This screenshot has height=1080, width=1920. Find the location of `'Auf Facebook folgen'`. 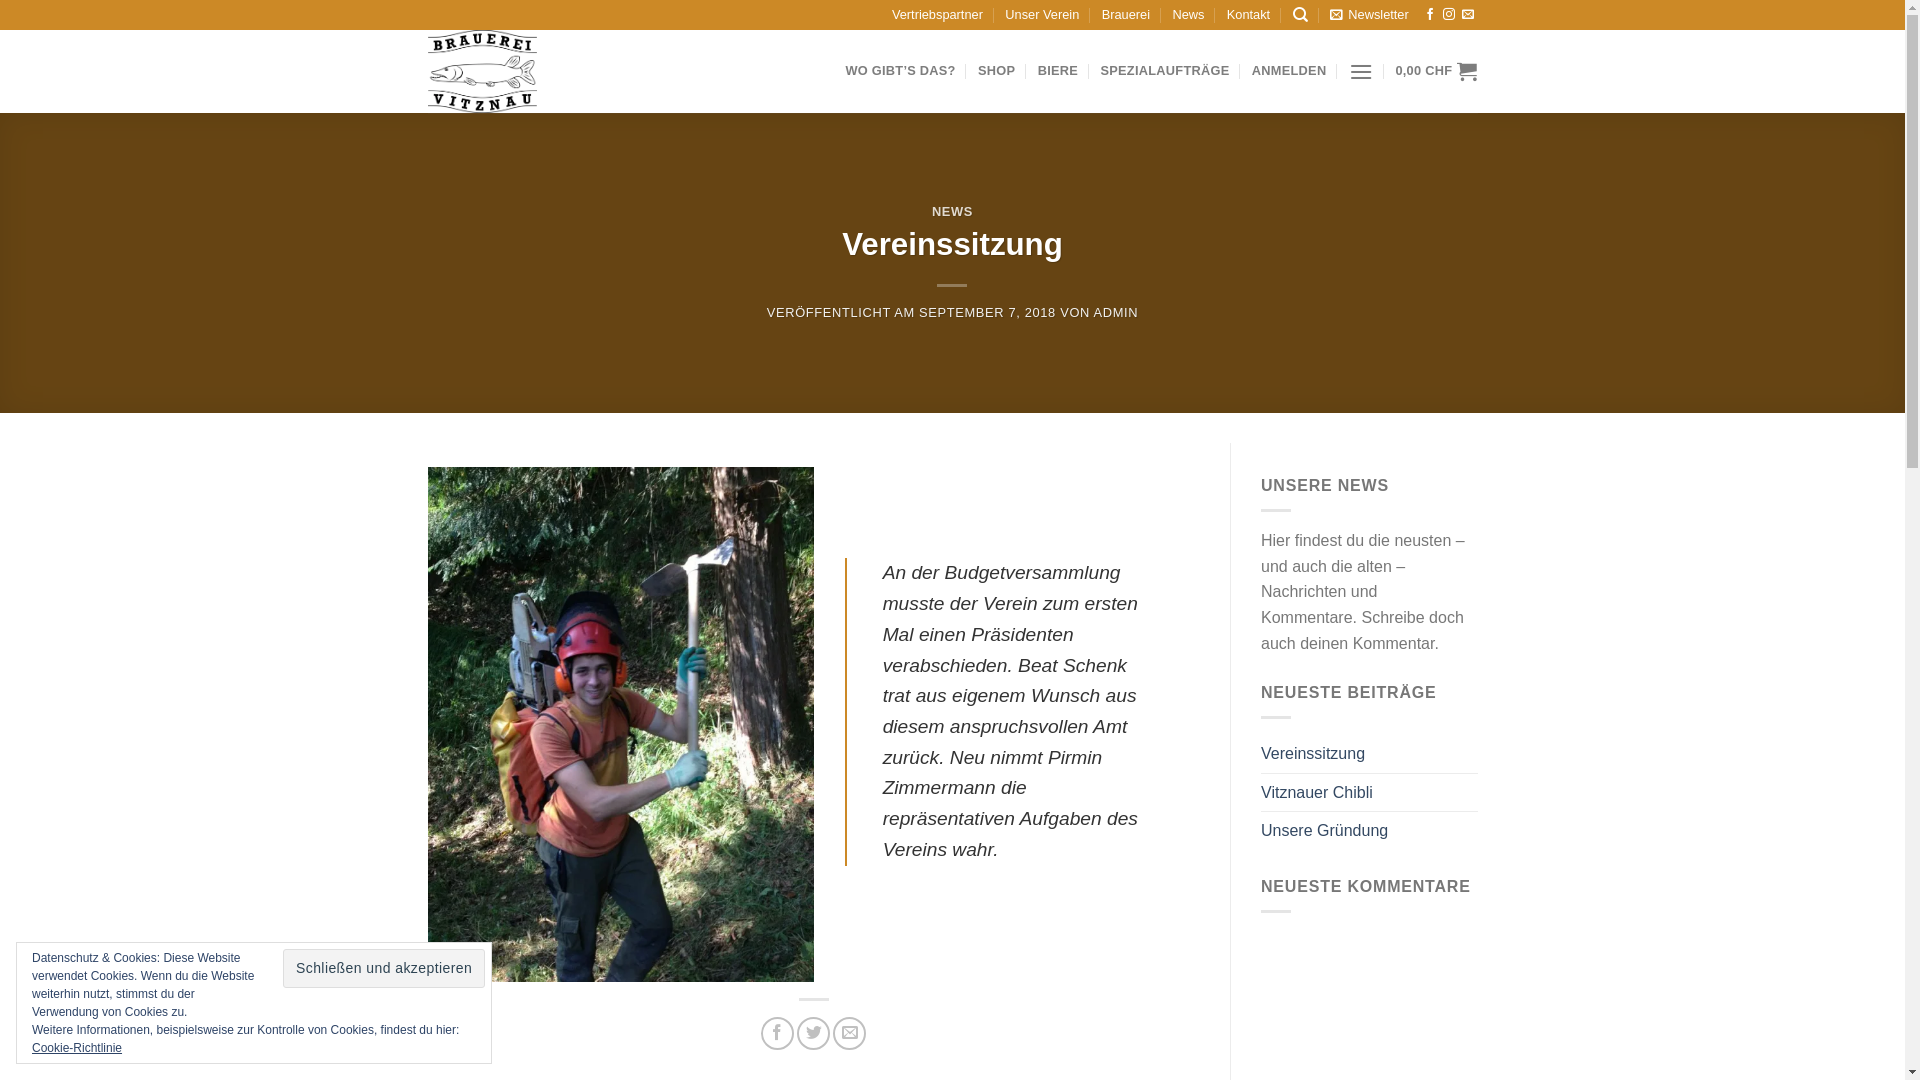

'Auf Facebook folgen' is located at coordinates (1423, 15).